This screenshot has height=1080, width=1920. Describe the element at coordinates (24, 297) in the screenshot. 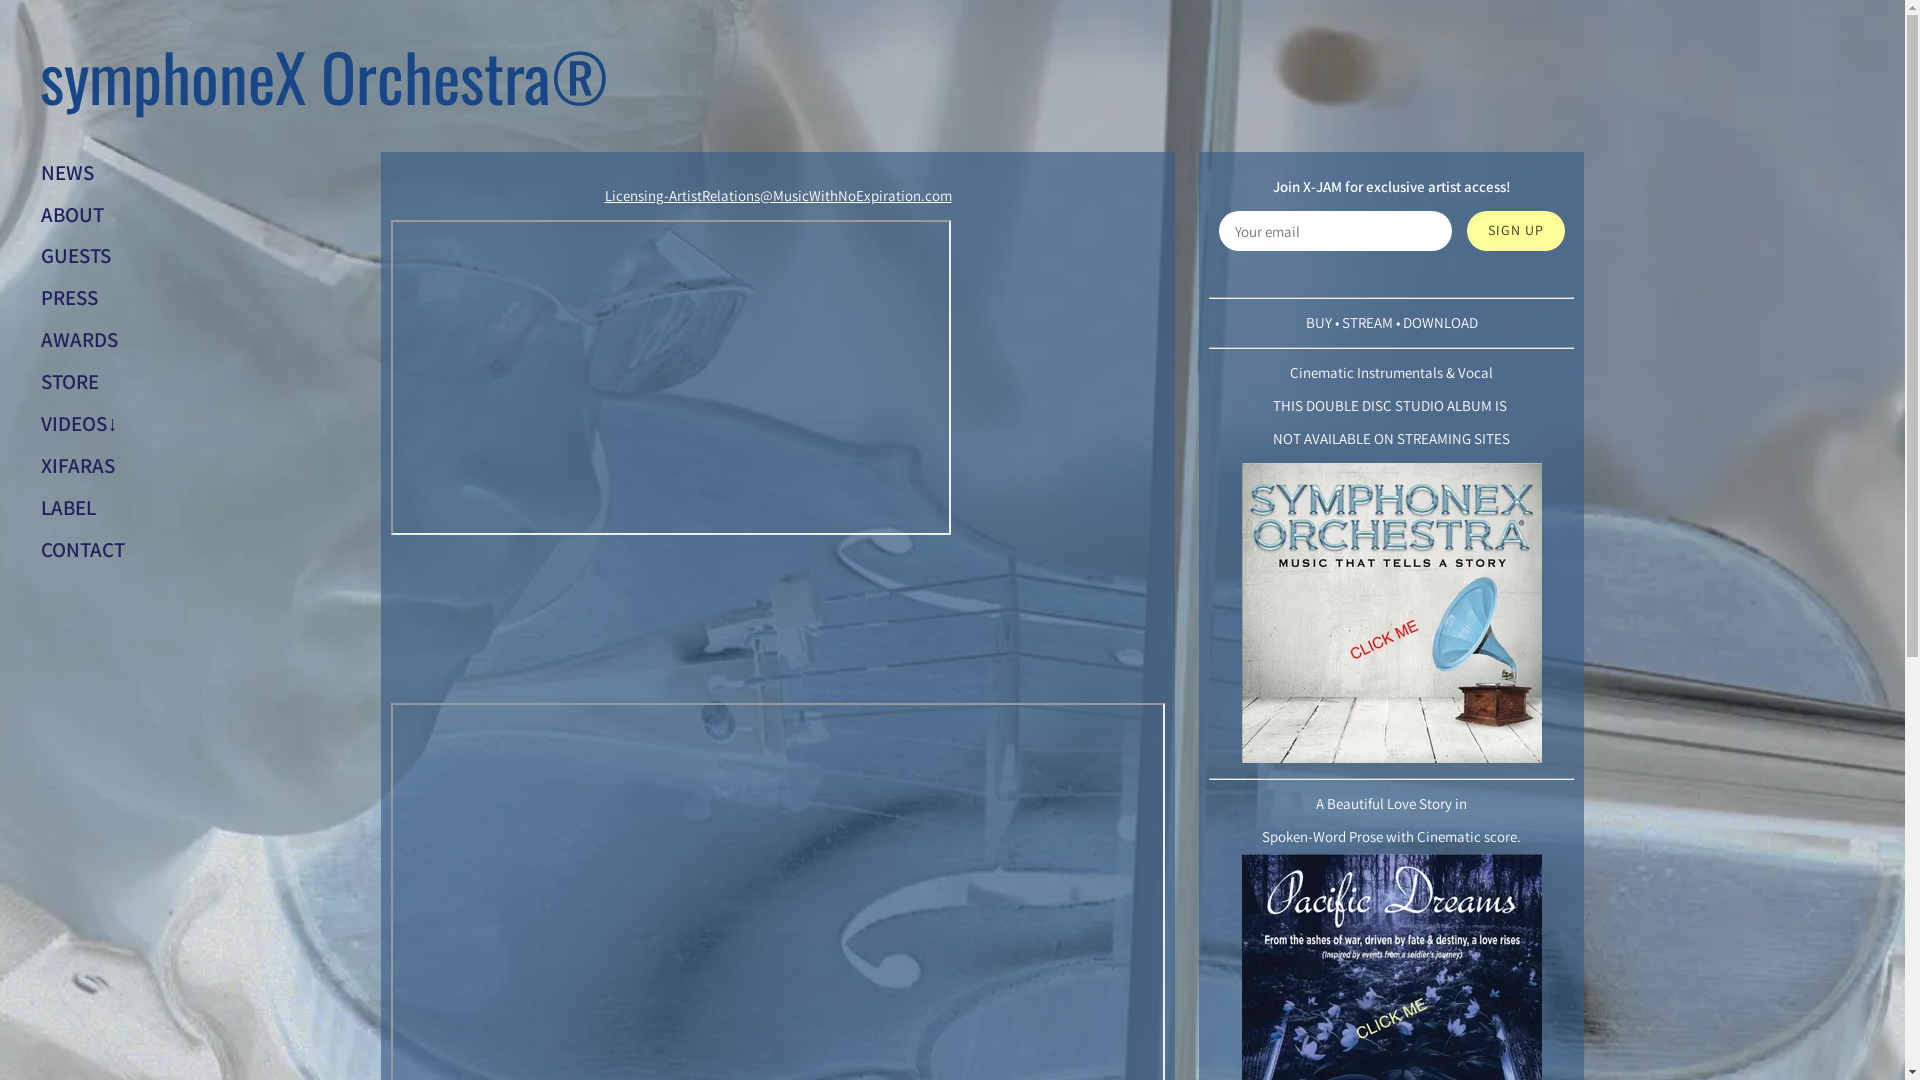

I see `'PRESS'` at that location.